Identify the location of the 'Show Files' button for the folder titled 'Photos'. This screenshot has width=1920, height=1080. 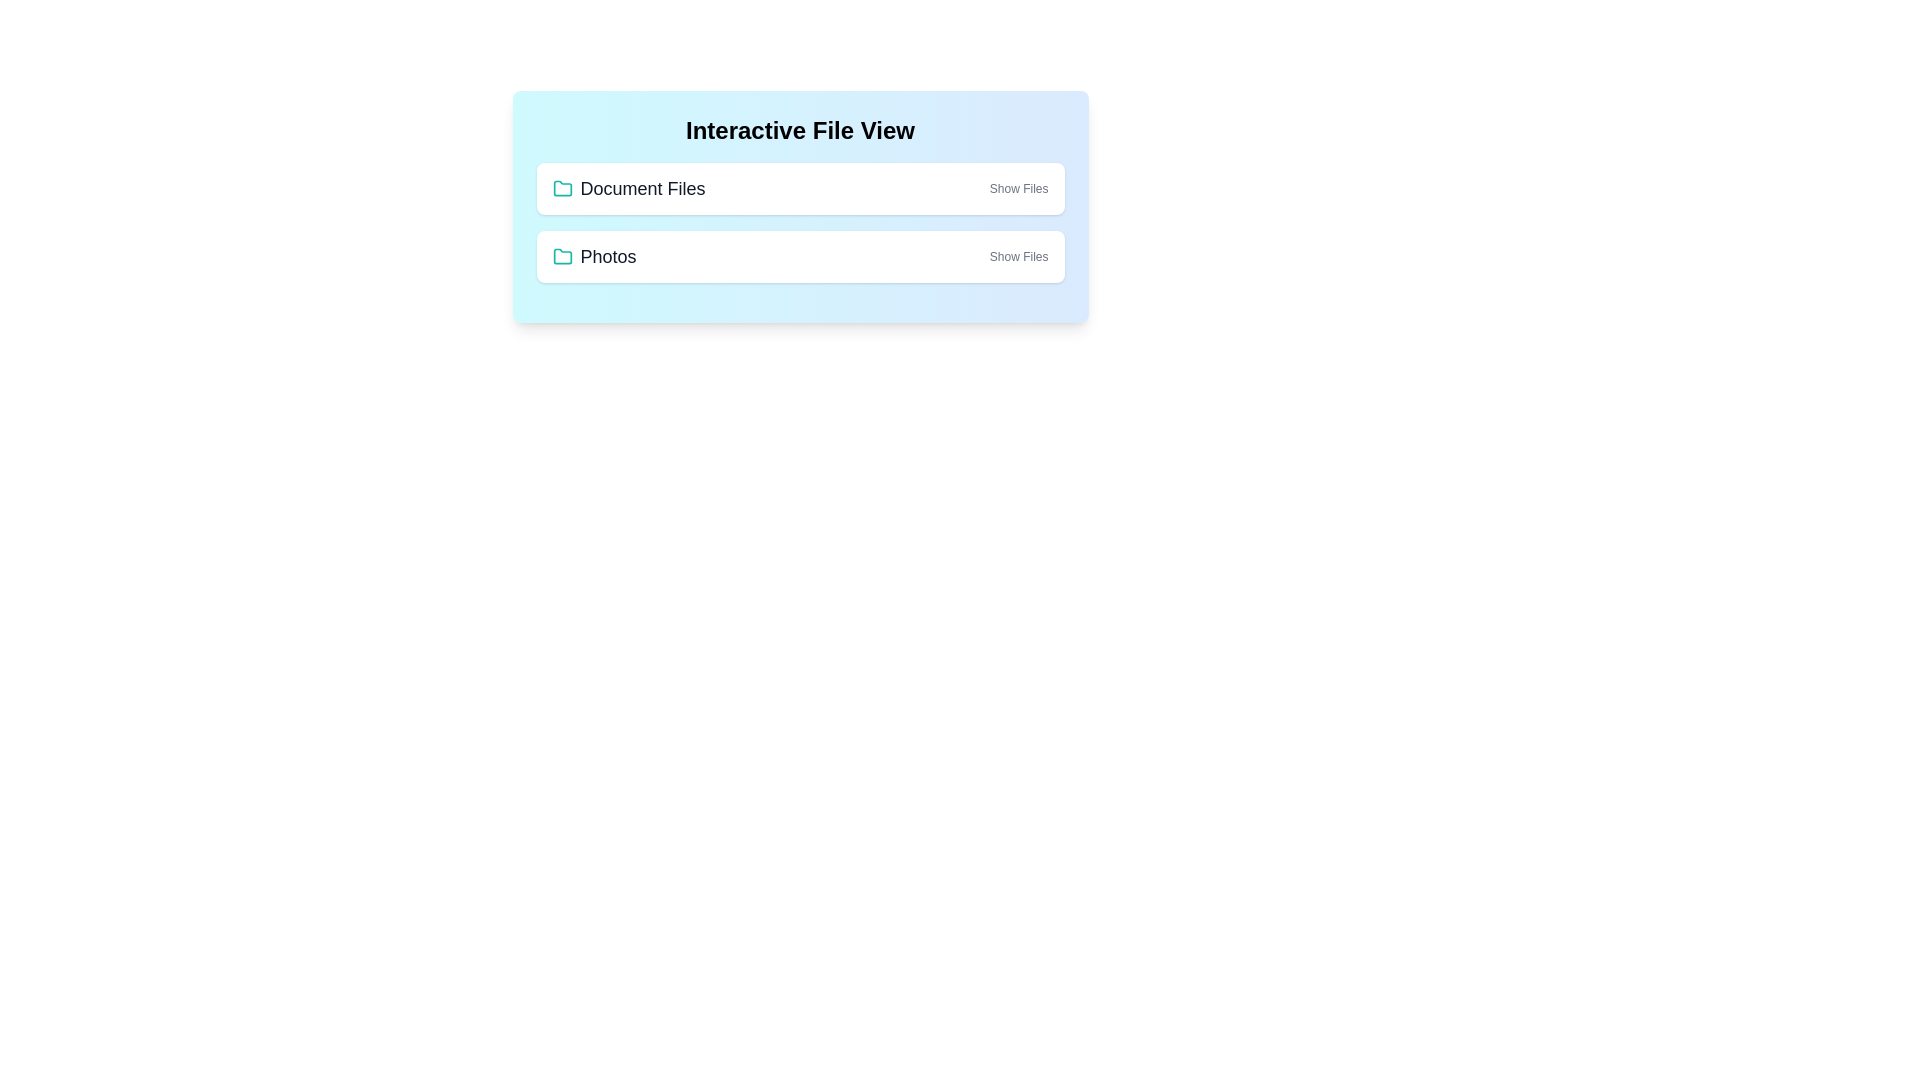
(1018, 256).